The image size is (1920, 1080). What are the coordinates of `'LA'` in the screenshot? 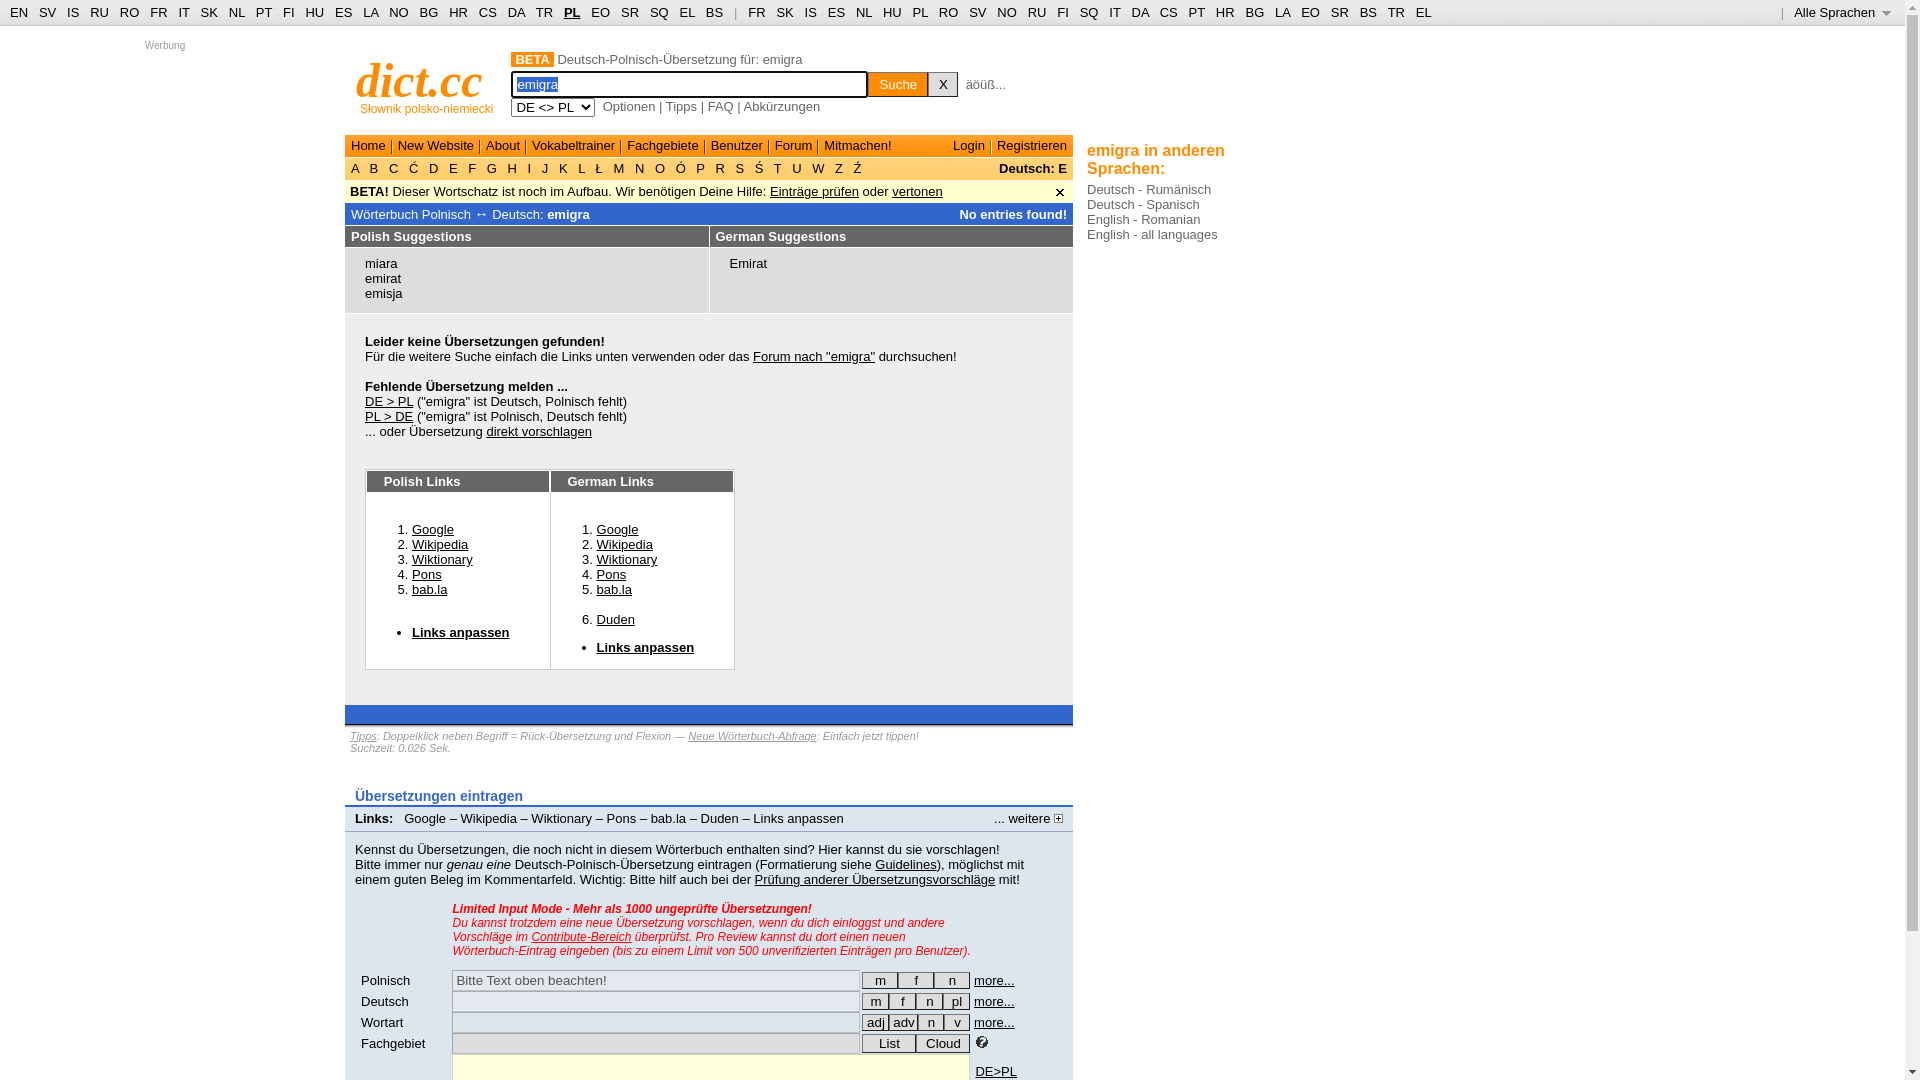 It's located at (370, 12).